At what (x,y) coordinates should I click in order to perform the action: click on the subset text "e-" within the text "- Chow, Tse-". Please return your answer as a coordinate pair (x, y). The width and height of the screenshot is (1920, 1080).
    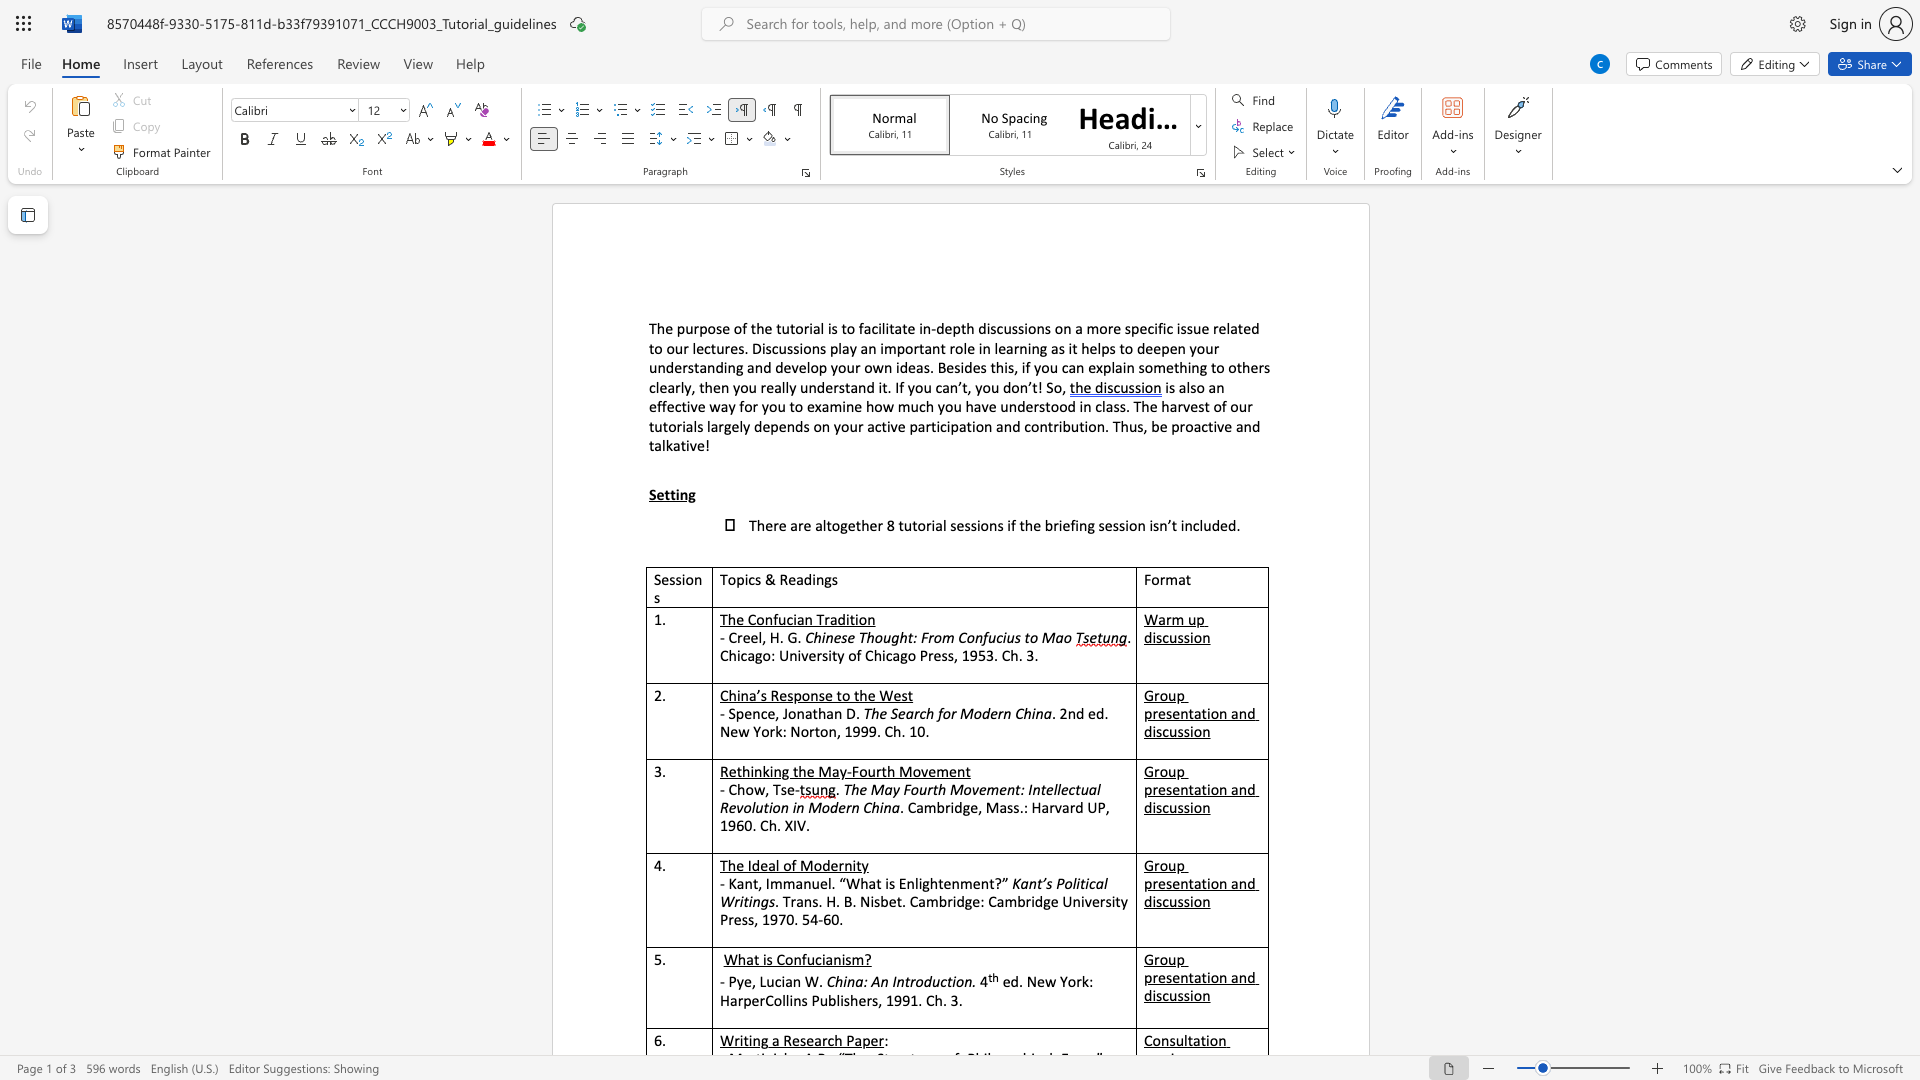
    Looking at the image, I should click on (786, 788).